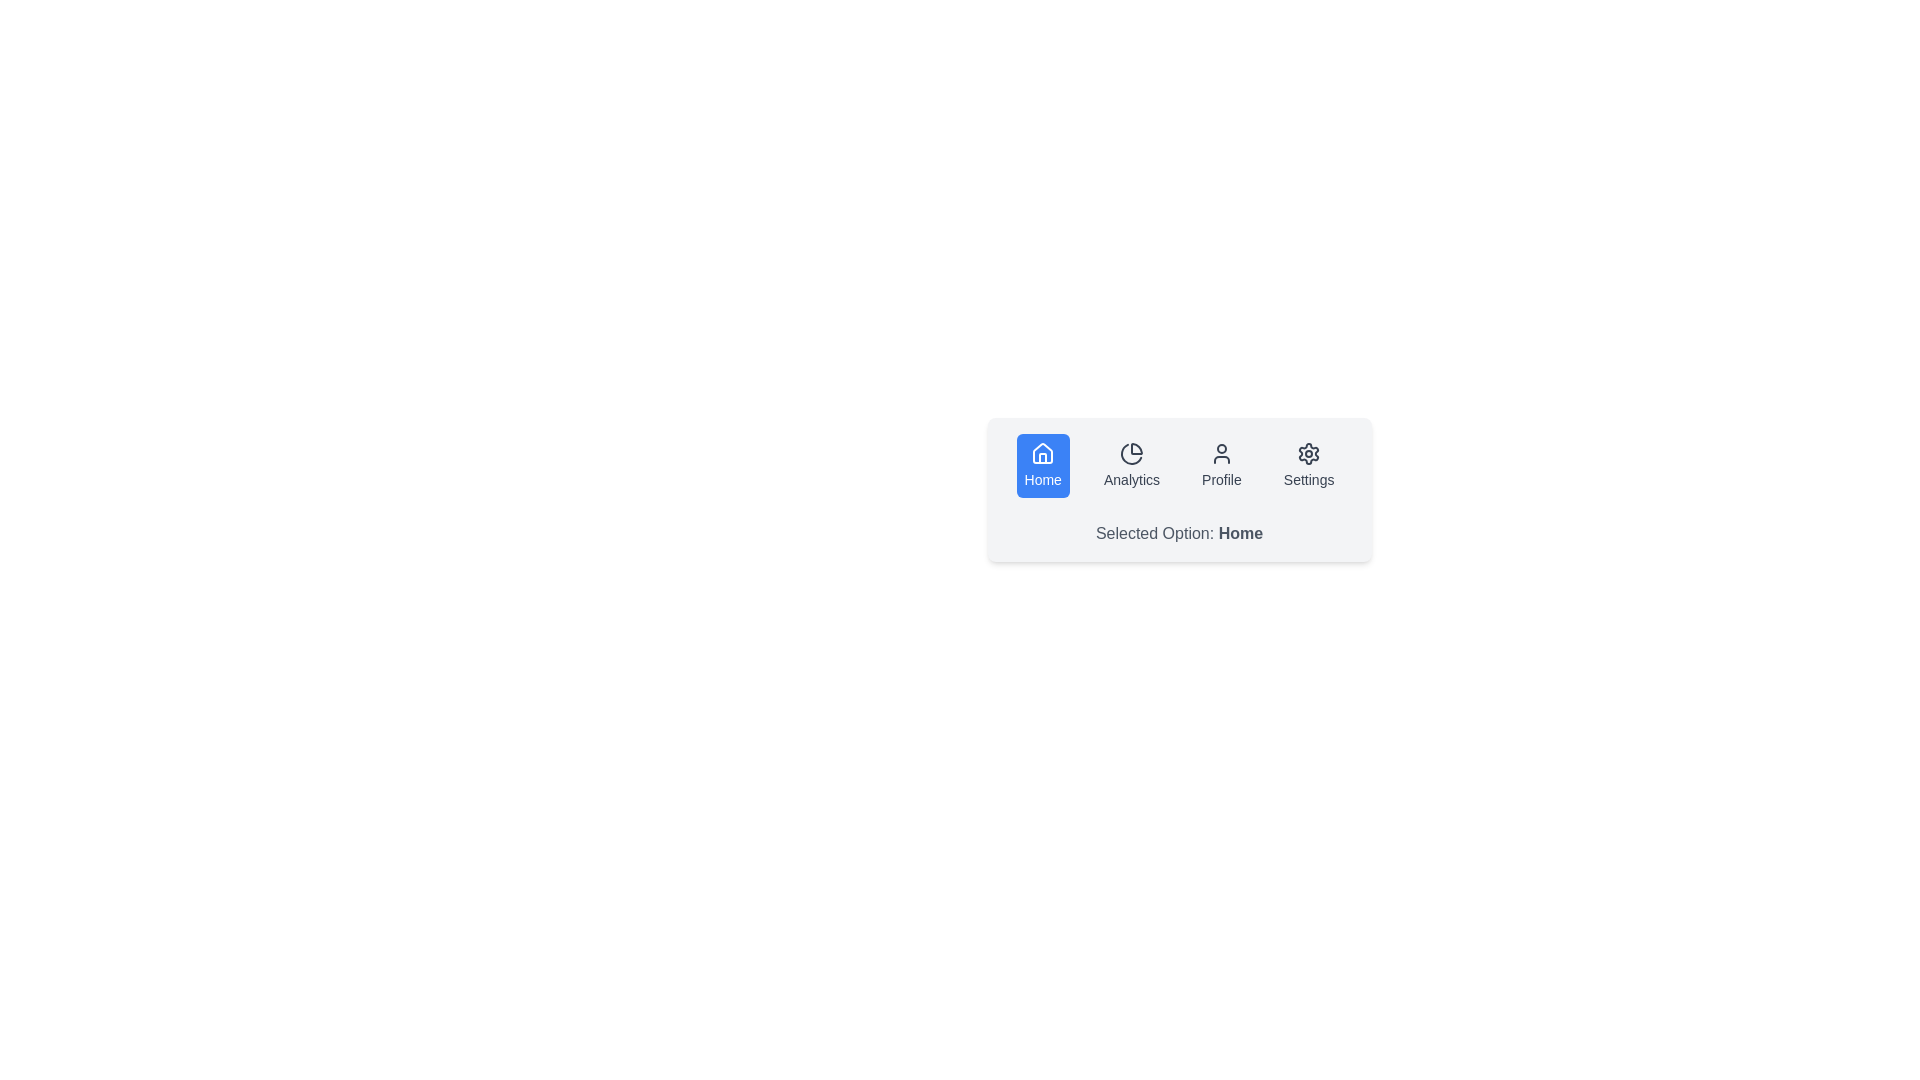 The height and width of the screenshot is (1080, 1920). What do you see at coordinates (1309, 454) in the screenshot?
I see `the gear icon, which is designed in a line style with a circular center and multiple teeth, located above the 'Settings' text` at bounding box center [1309, 454].